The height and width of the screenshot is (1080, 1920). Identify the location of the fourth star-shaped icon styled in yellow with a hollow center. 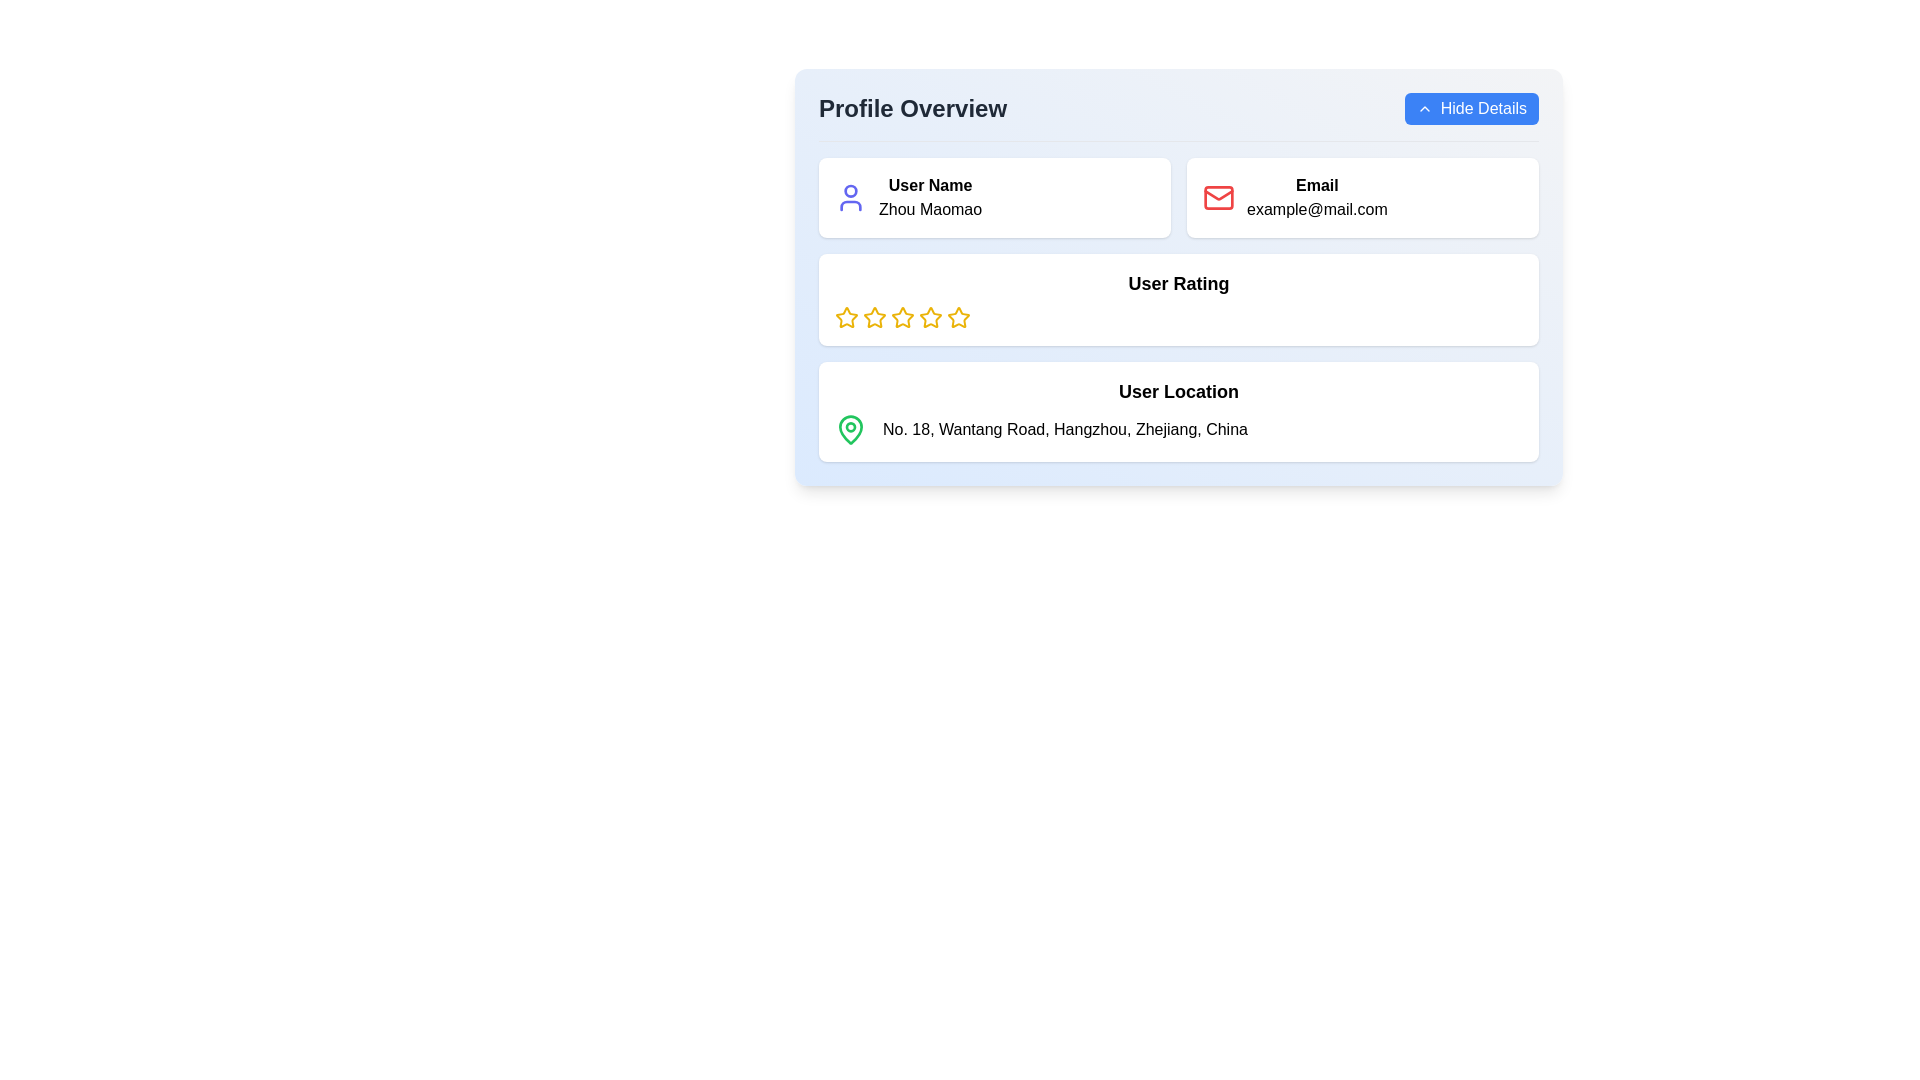
(930, 316).